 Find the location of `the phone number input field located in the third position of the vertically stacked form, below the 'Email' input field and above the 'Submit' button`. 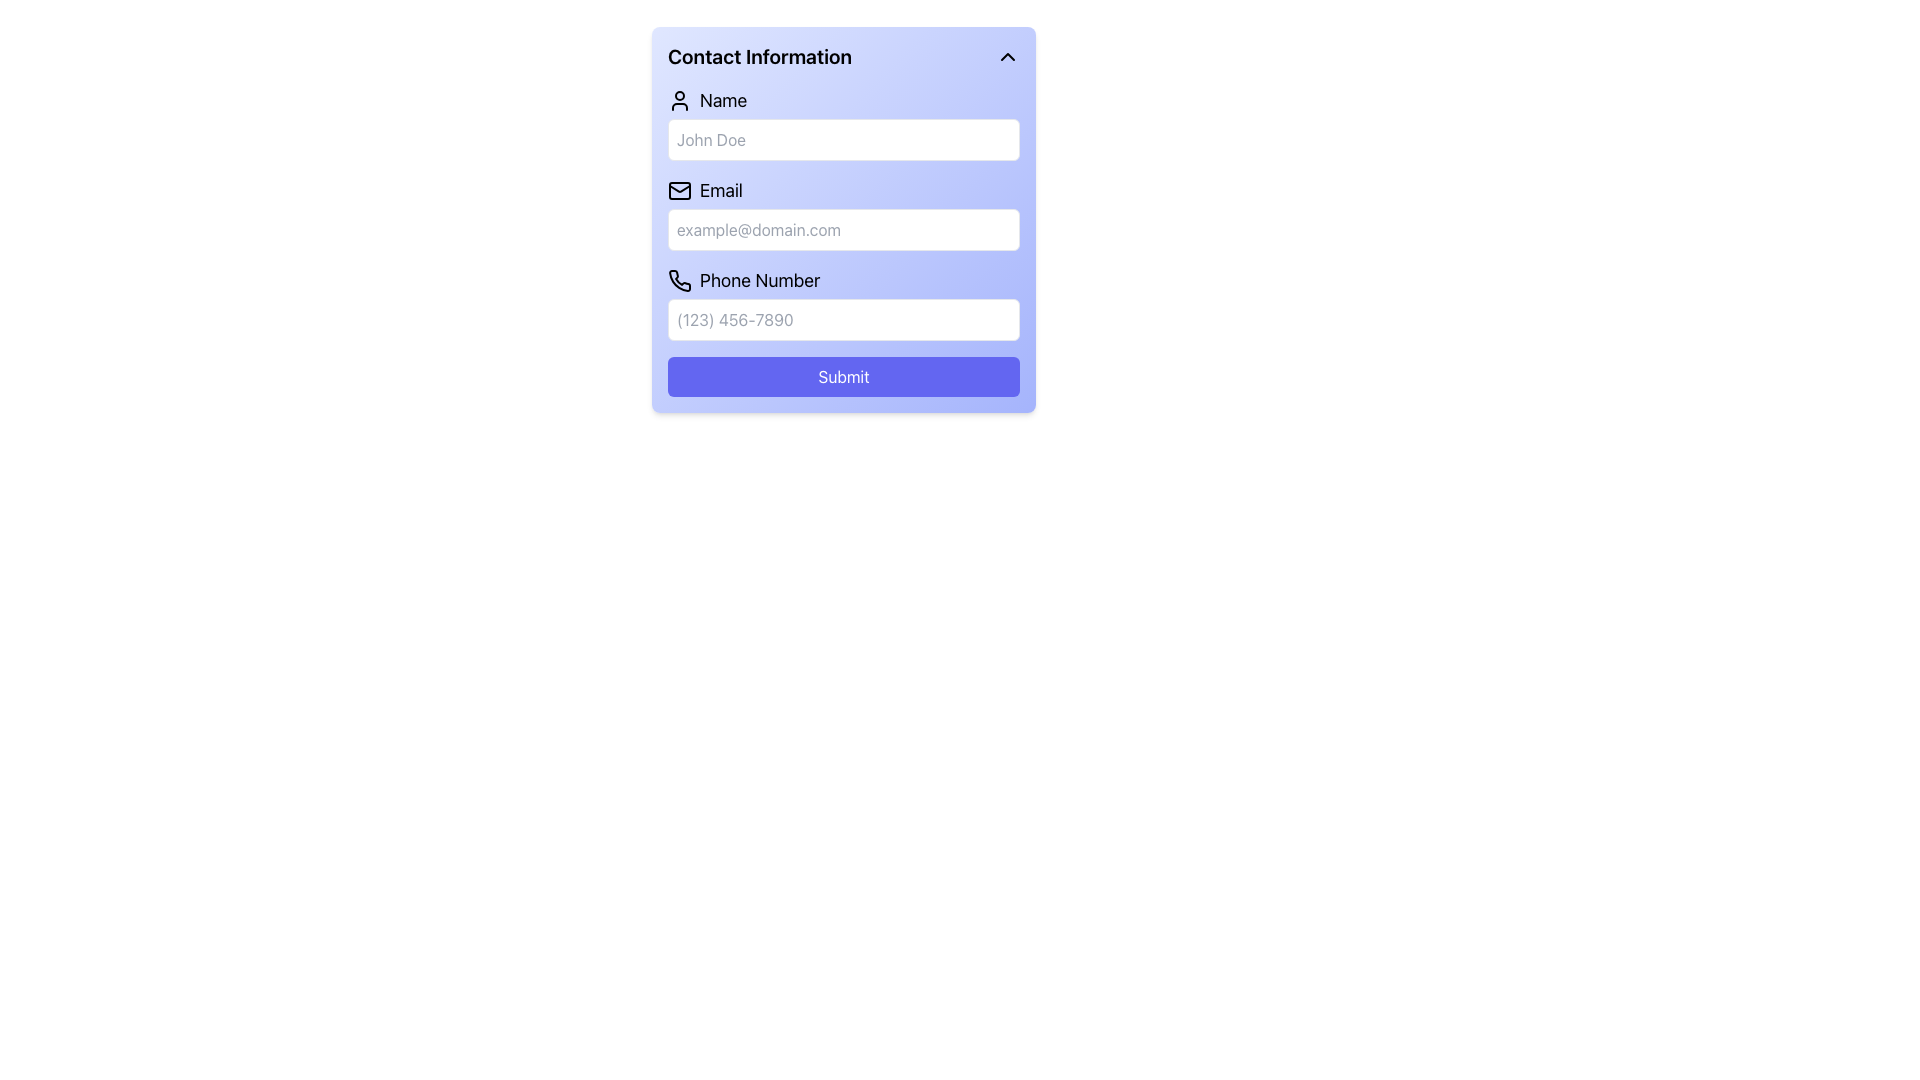

the phone number input field located in the third position of the vertically stacked form, below the 'Email' input field and above the 'Submit' button is located at coordinates (844, 304).